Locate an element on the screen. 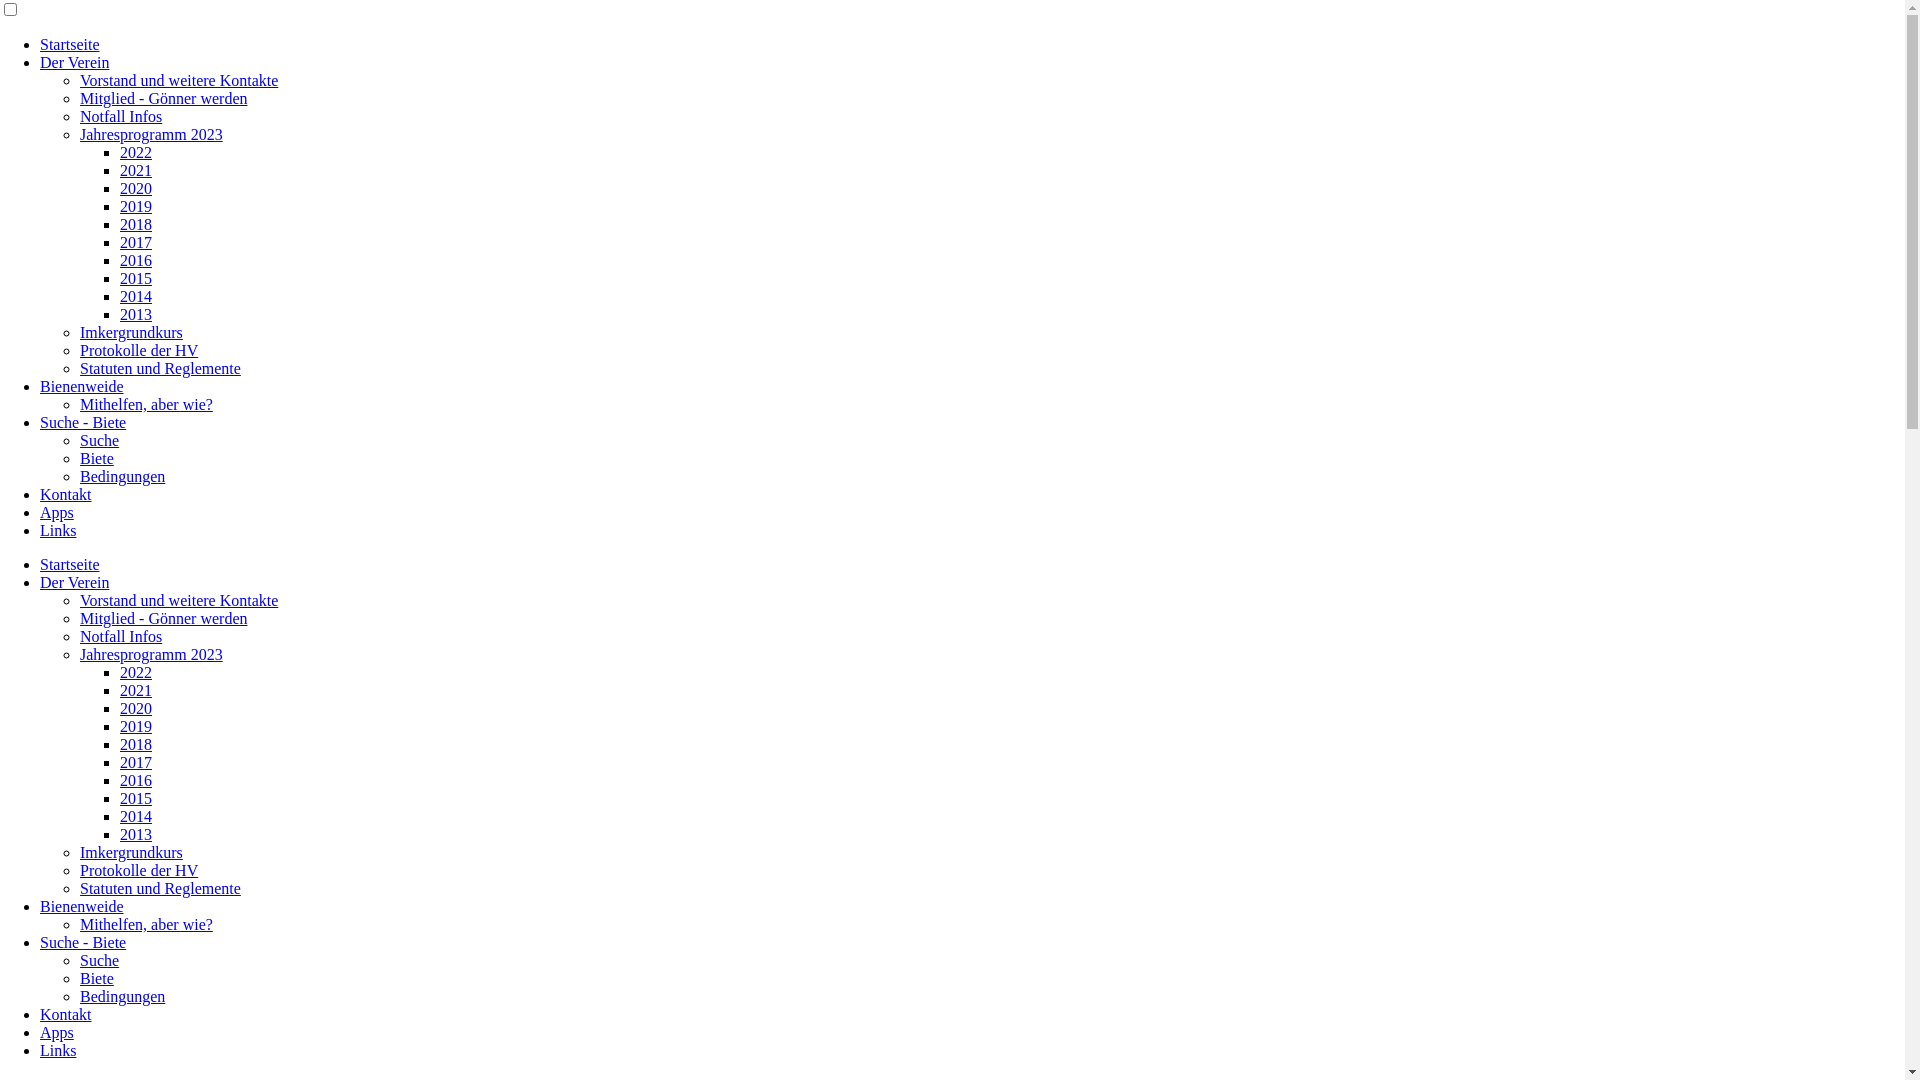  '2022' is located at coordinates (134, 672).